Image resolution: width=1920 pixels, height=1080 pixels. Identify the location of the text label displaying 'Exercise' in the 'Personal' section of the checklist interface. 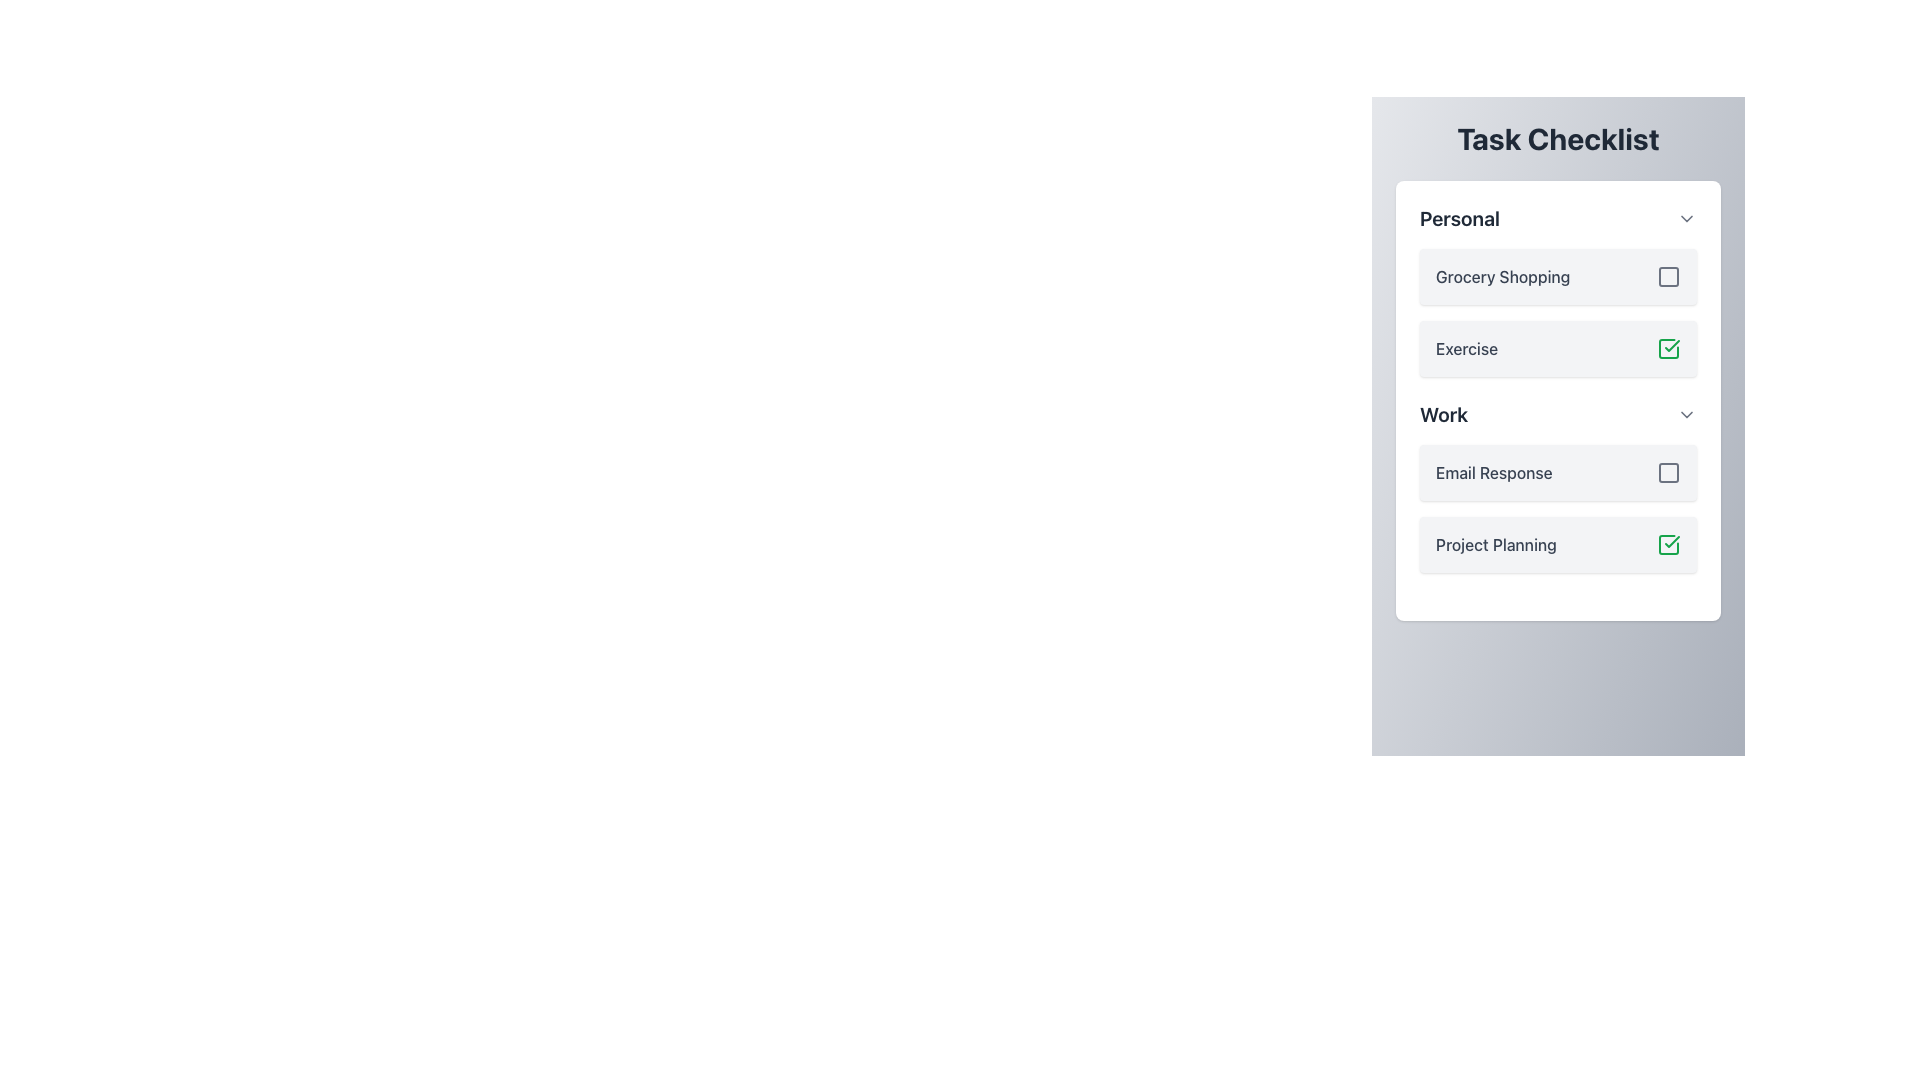
(1467, 347).